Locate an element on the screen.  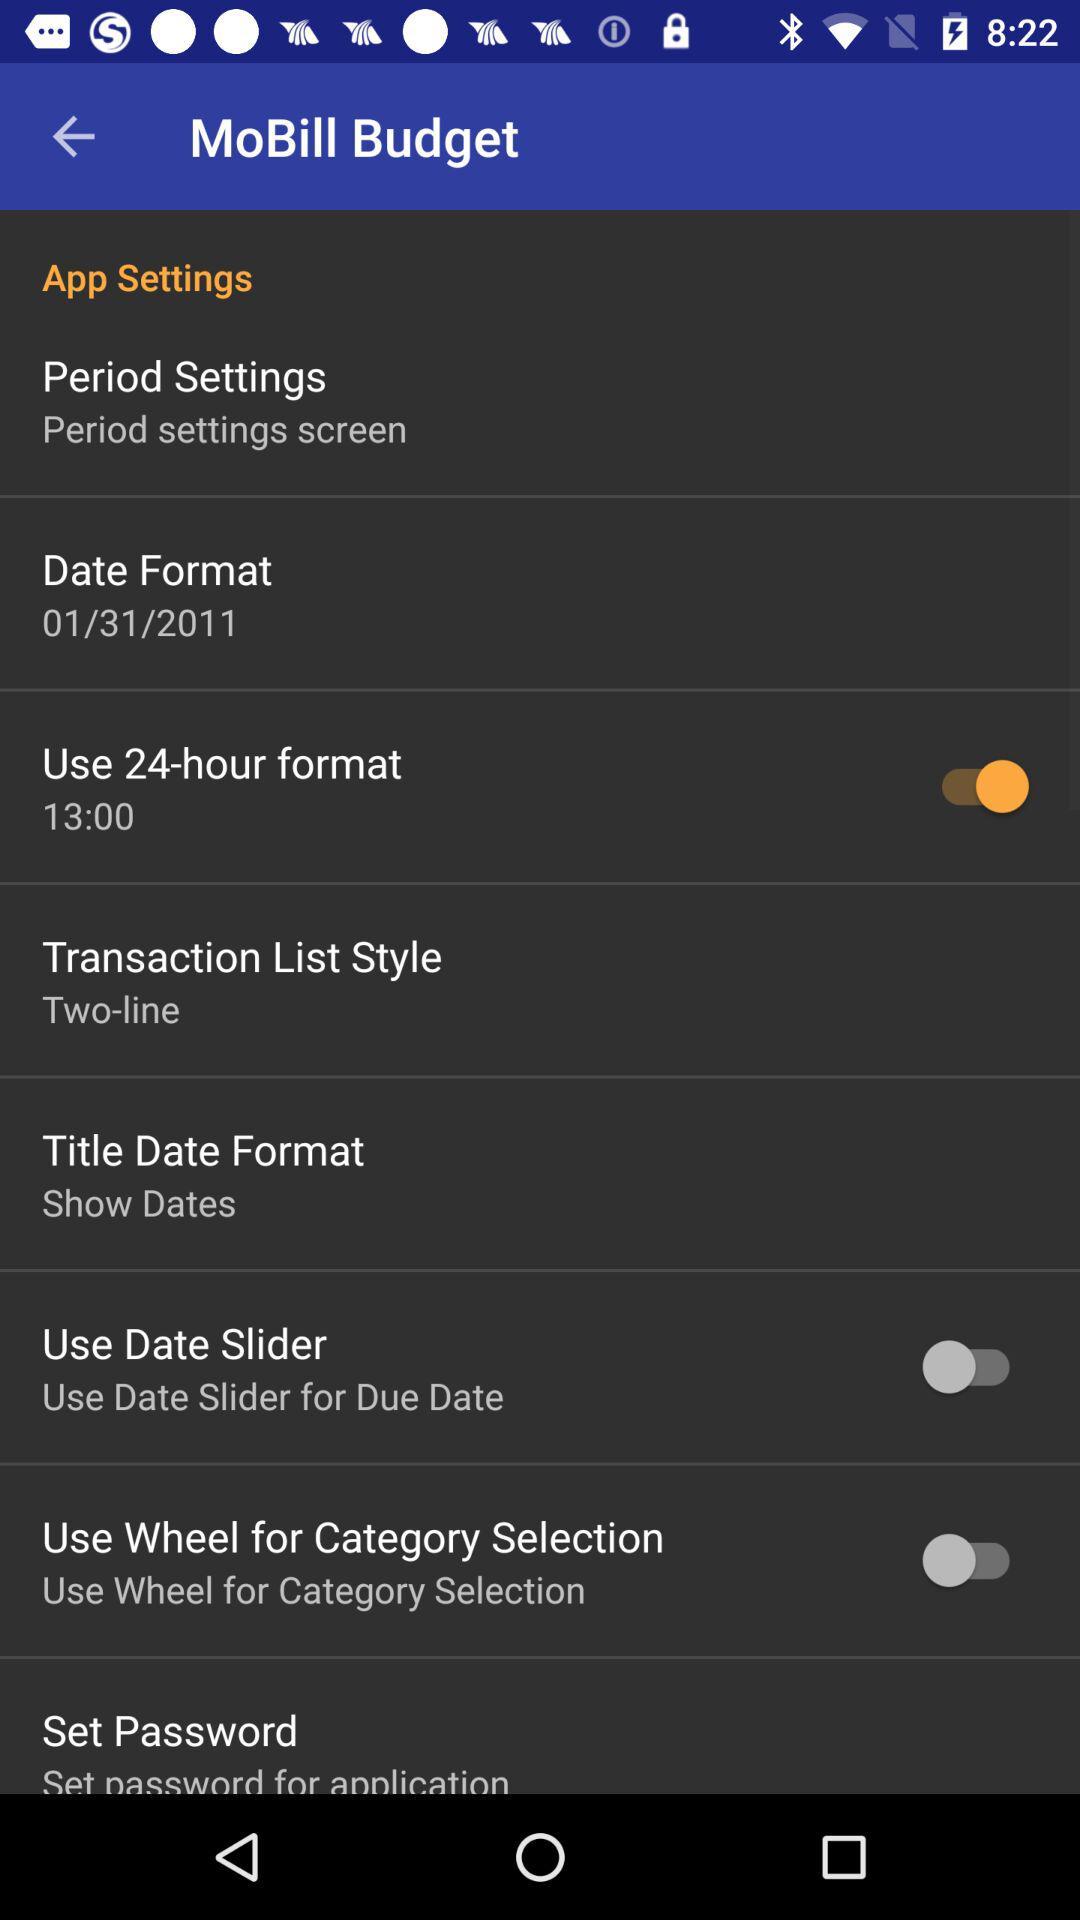
the previous screen is located at coordinates (72, 135).